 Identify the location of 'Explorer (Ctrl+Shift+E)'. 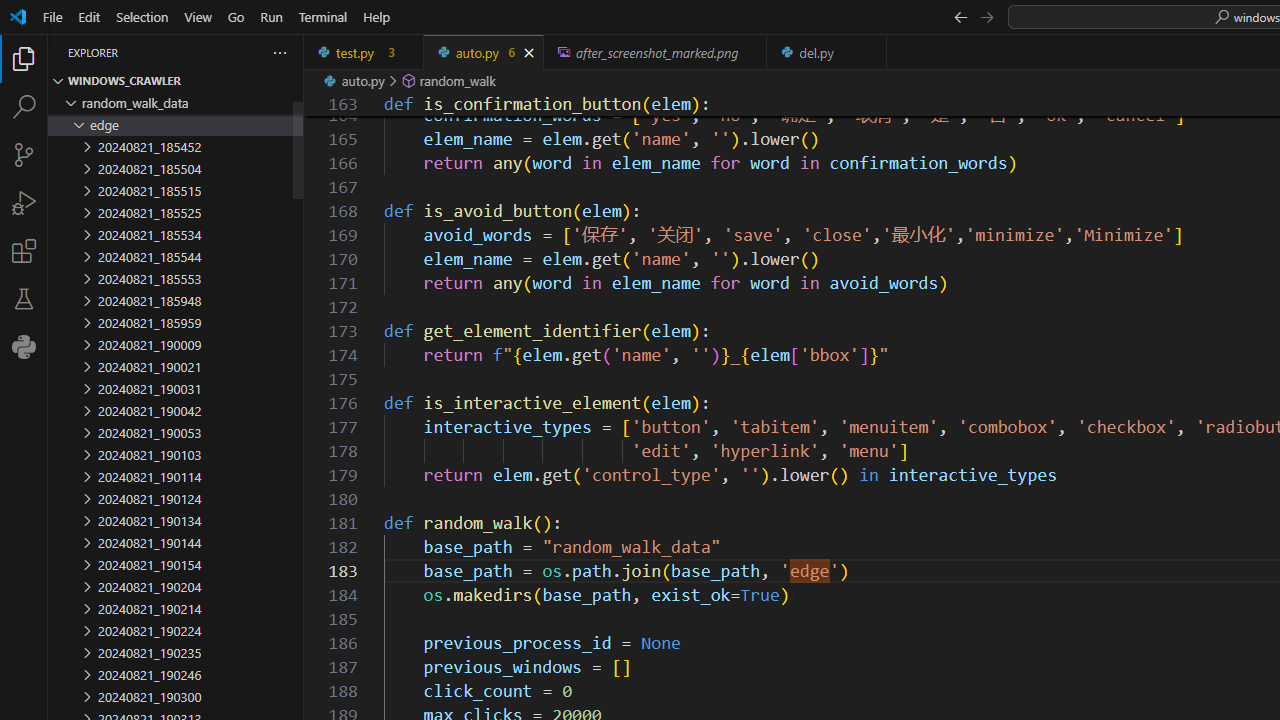
(24, 58).